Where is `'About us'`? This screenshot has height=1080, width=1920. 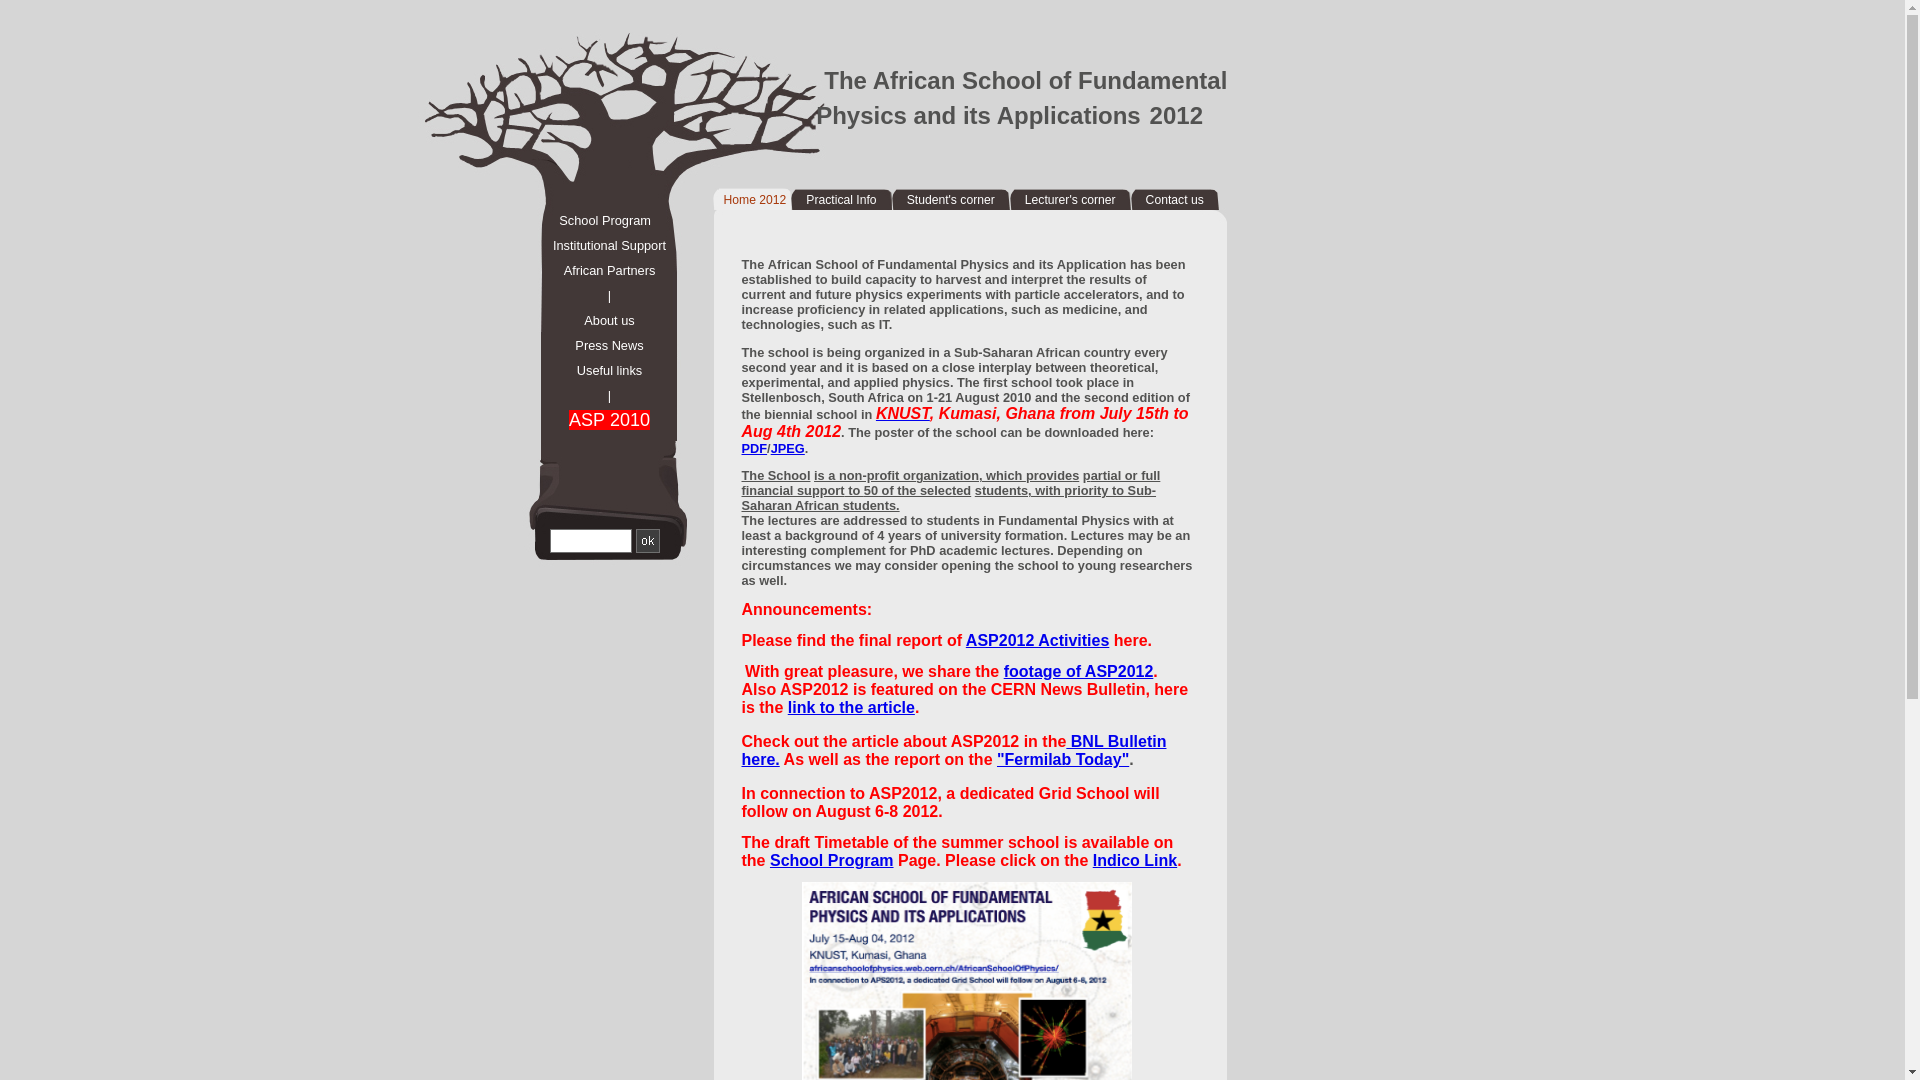
'About us' is located at coordinates (598, 319).